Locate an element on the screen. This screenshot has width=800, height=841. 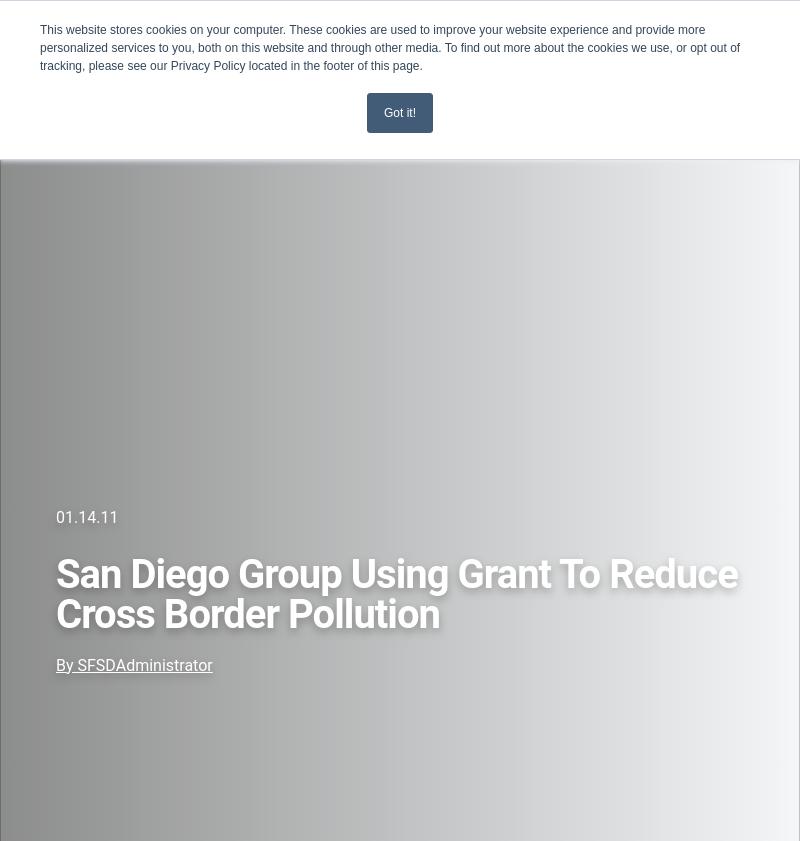
'Got it!' is located at coordinates (398, 112).